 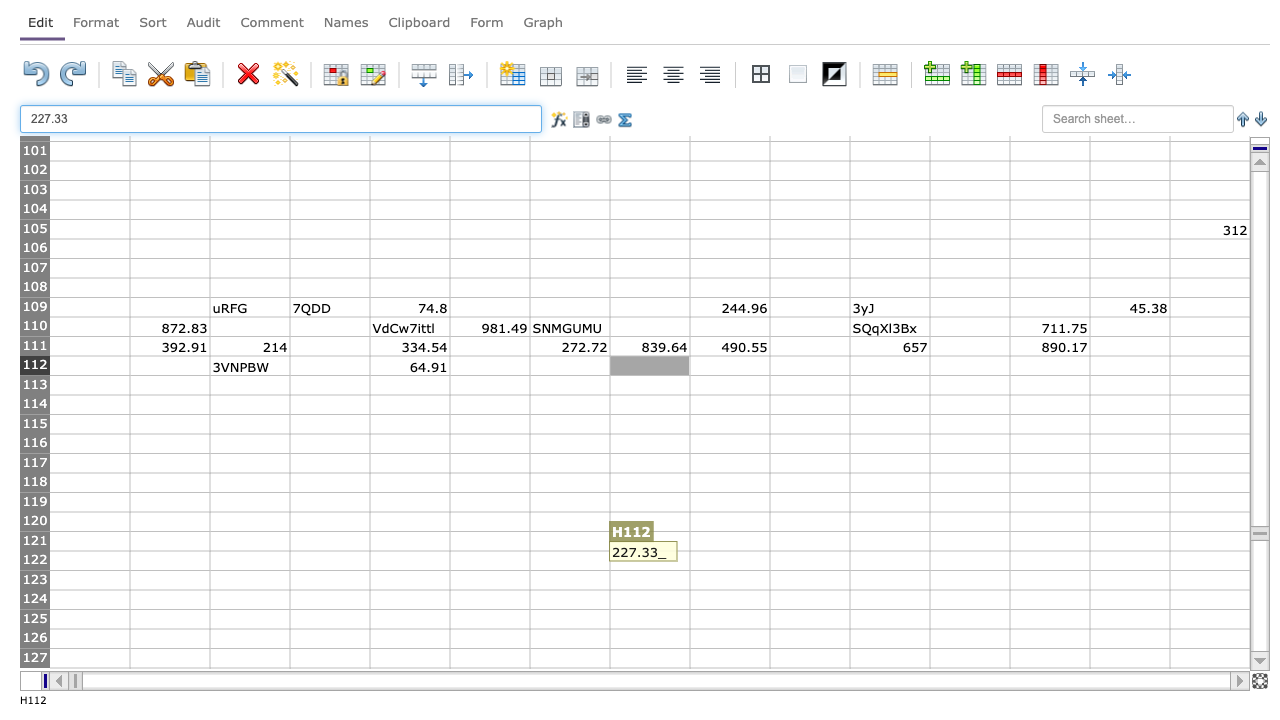 I want to click on cell at column B row 123, so click(x=169, y=580).